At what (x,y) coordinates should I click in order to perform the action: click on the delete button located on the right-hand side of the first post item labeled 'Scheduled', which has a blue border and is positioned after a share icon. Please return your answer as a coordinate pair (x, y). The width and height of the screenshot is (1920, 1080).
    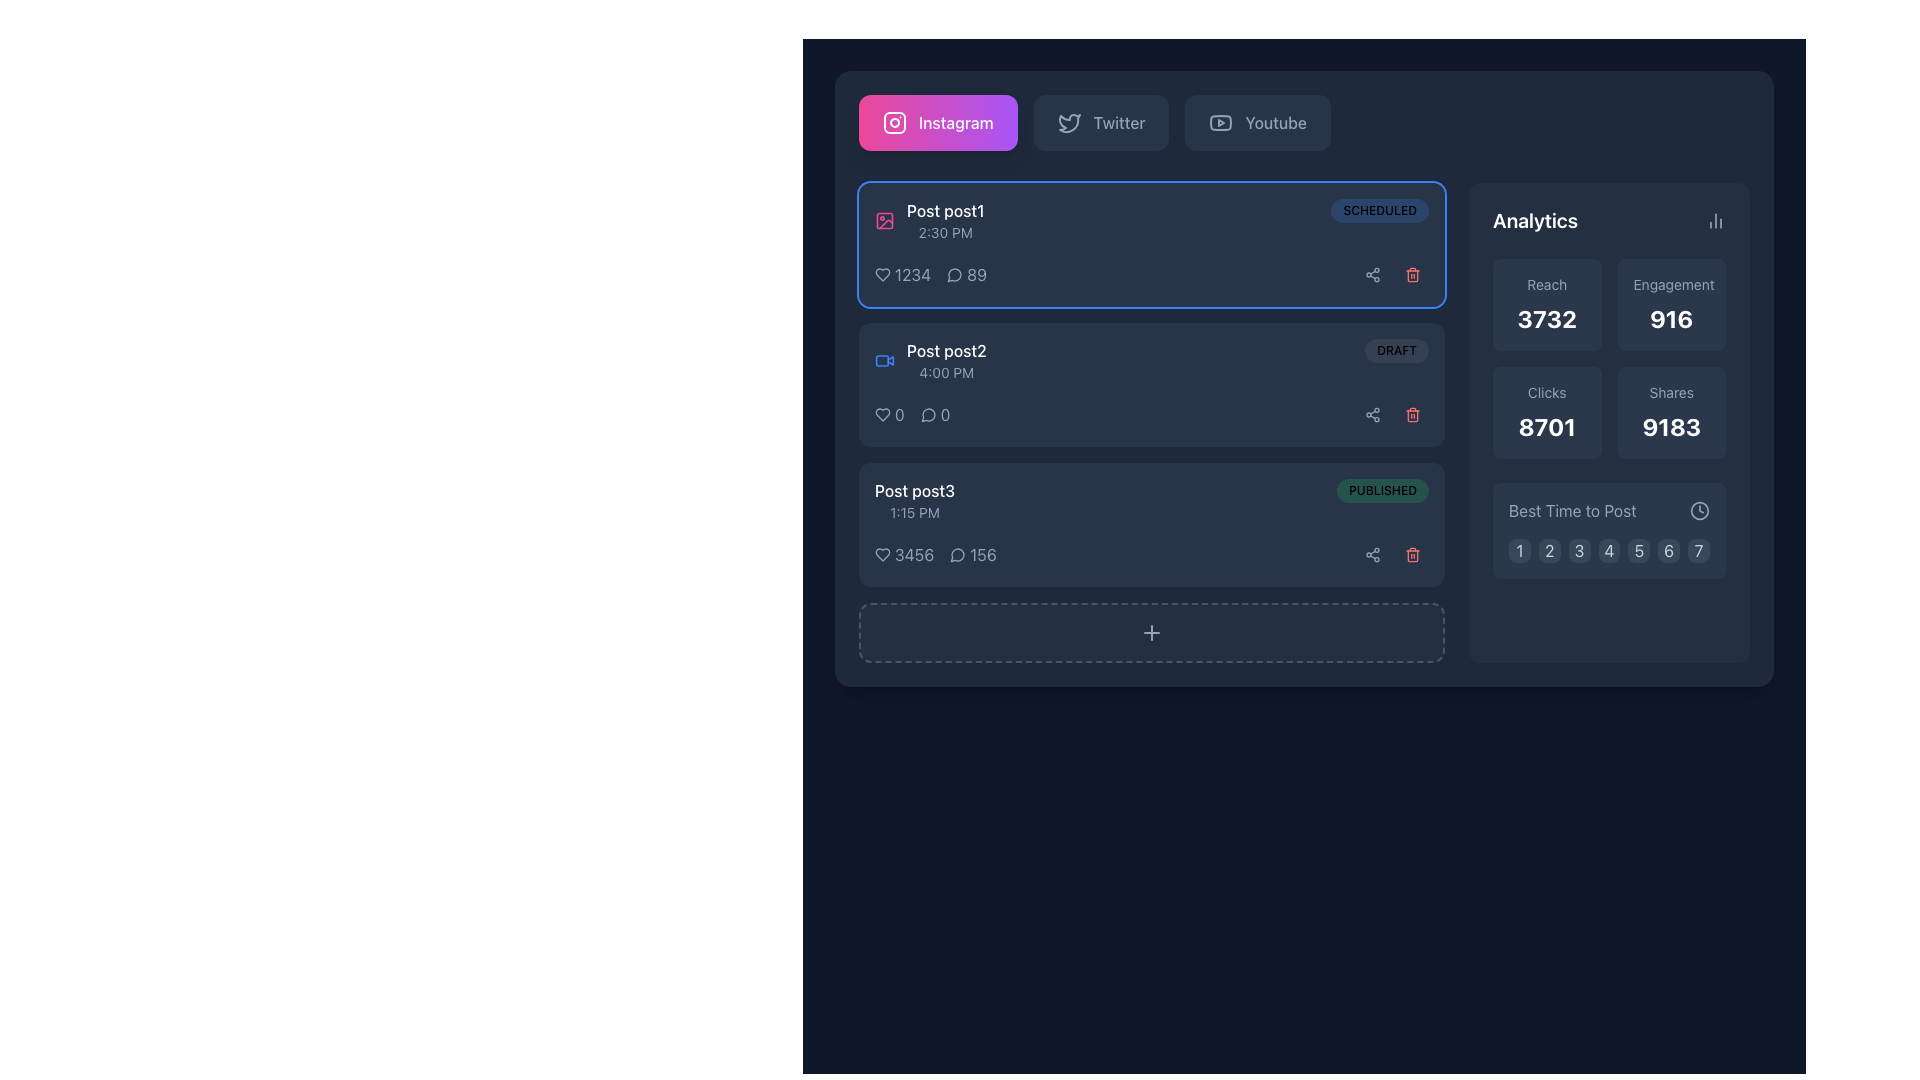
    Looking at the image, I should click on (1411, 274).